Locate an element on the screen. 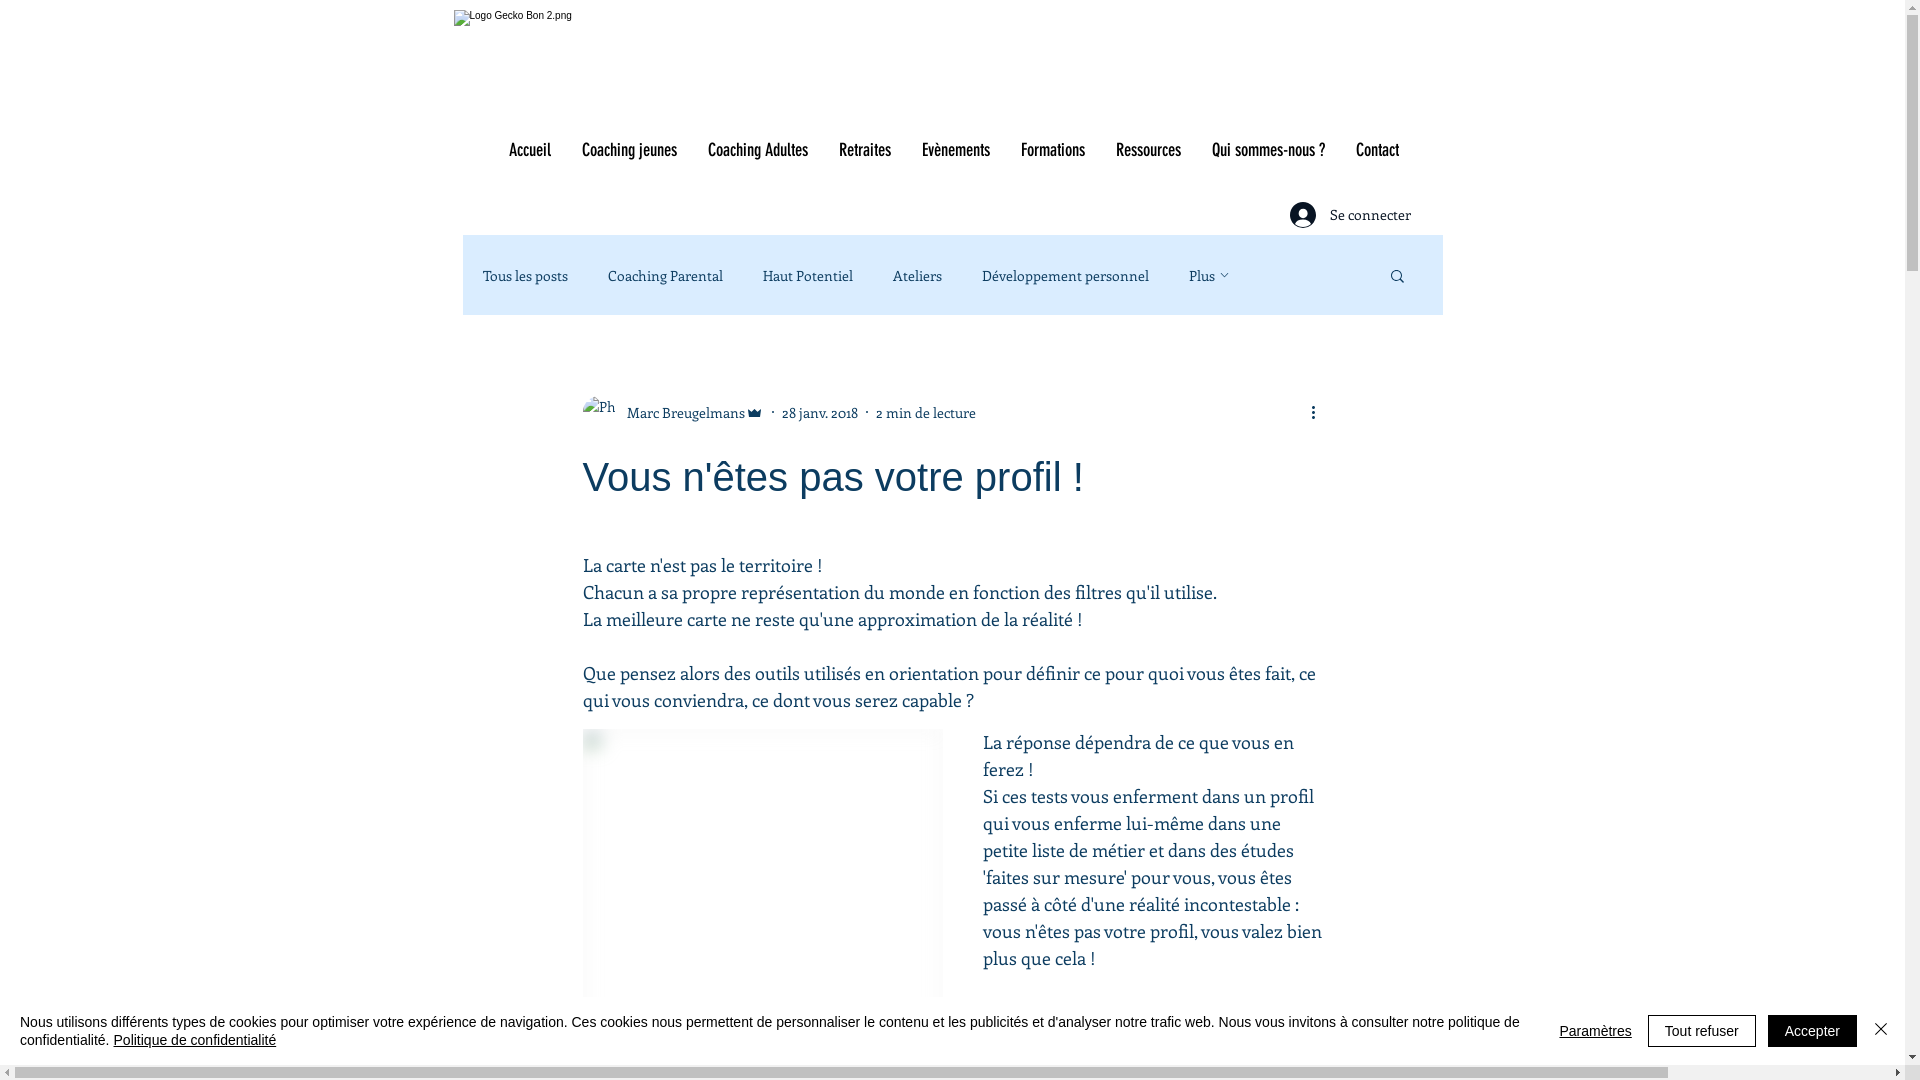  'Se connecter' is located at coordinates (1350, 215).